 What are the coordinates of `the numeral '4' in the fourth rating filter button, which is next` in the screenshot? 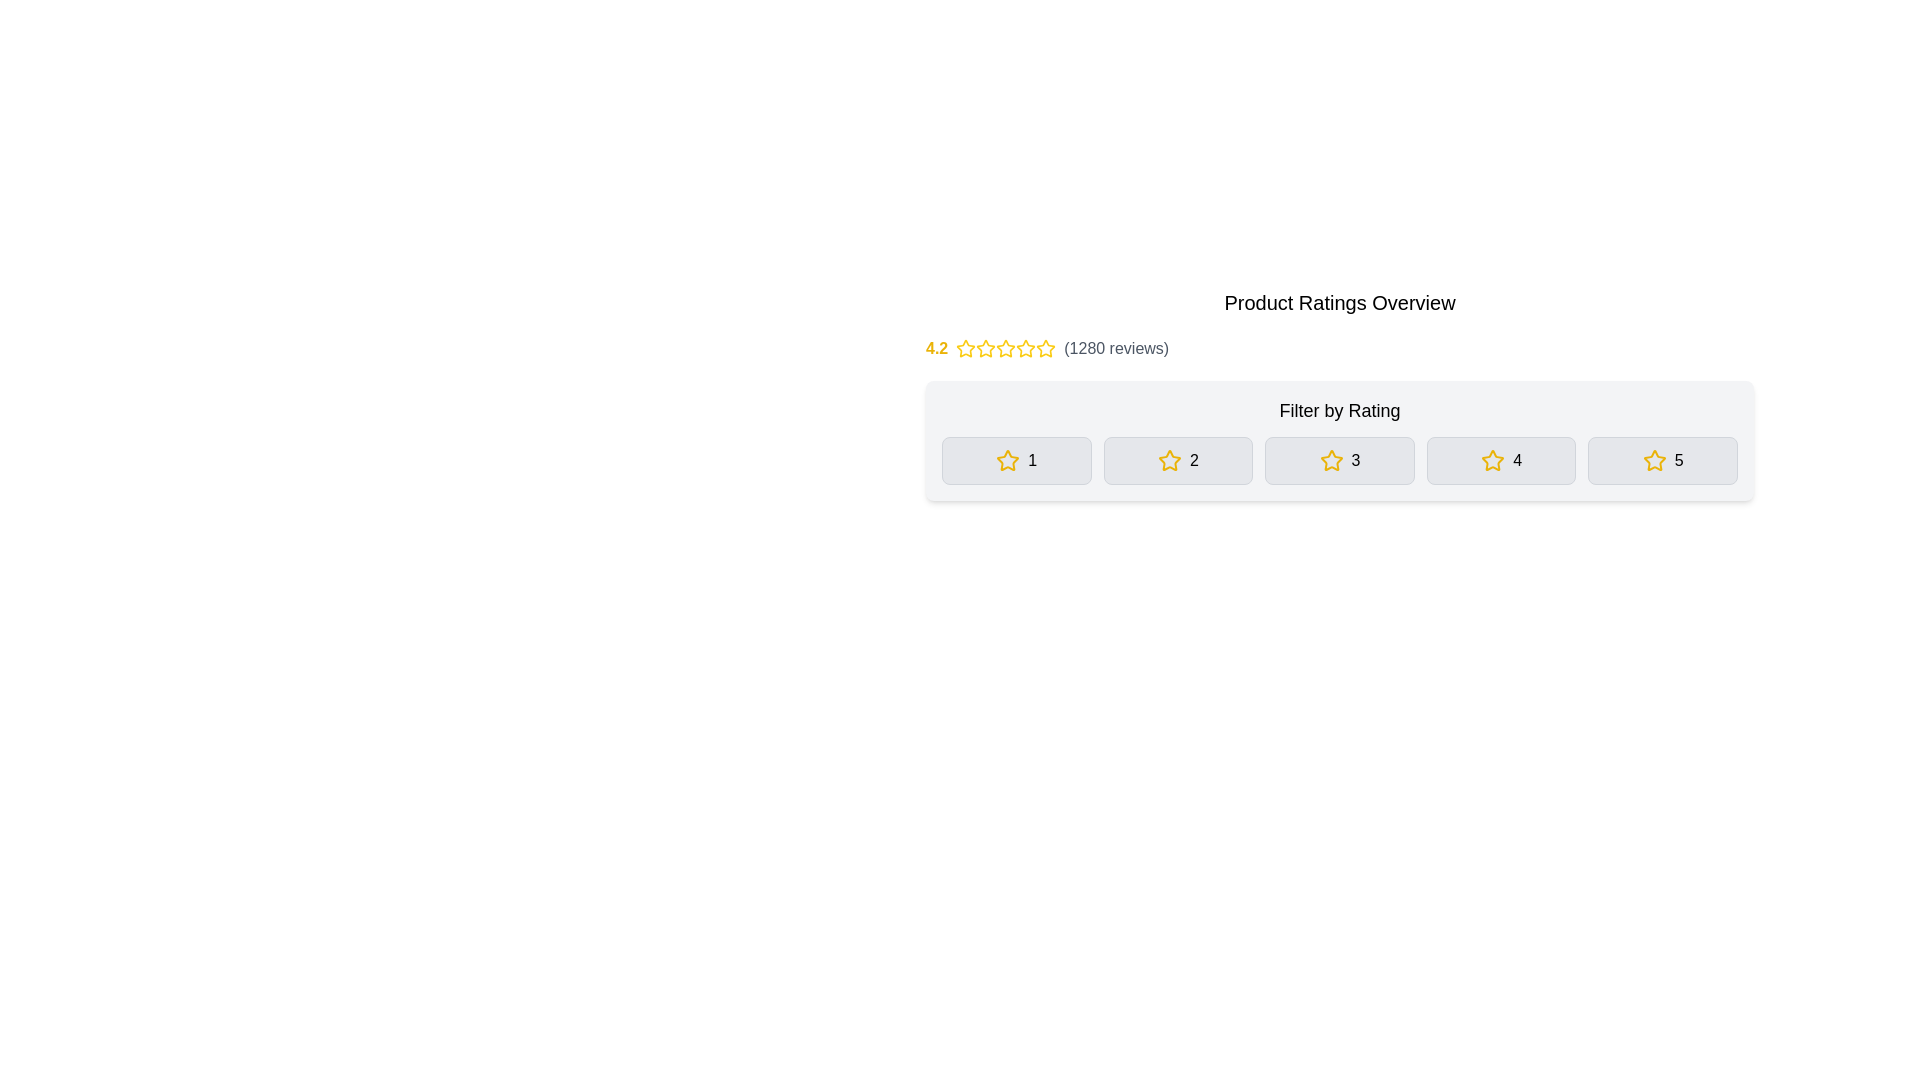 It's located at (1517, 461).